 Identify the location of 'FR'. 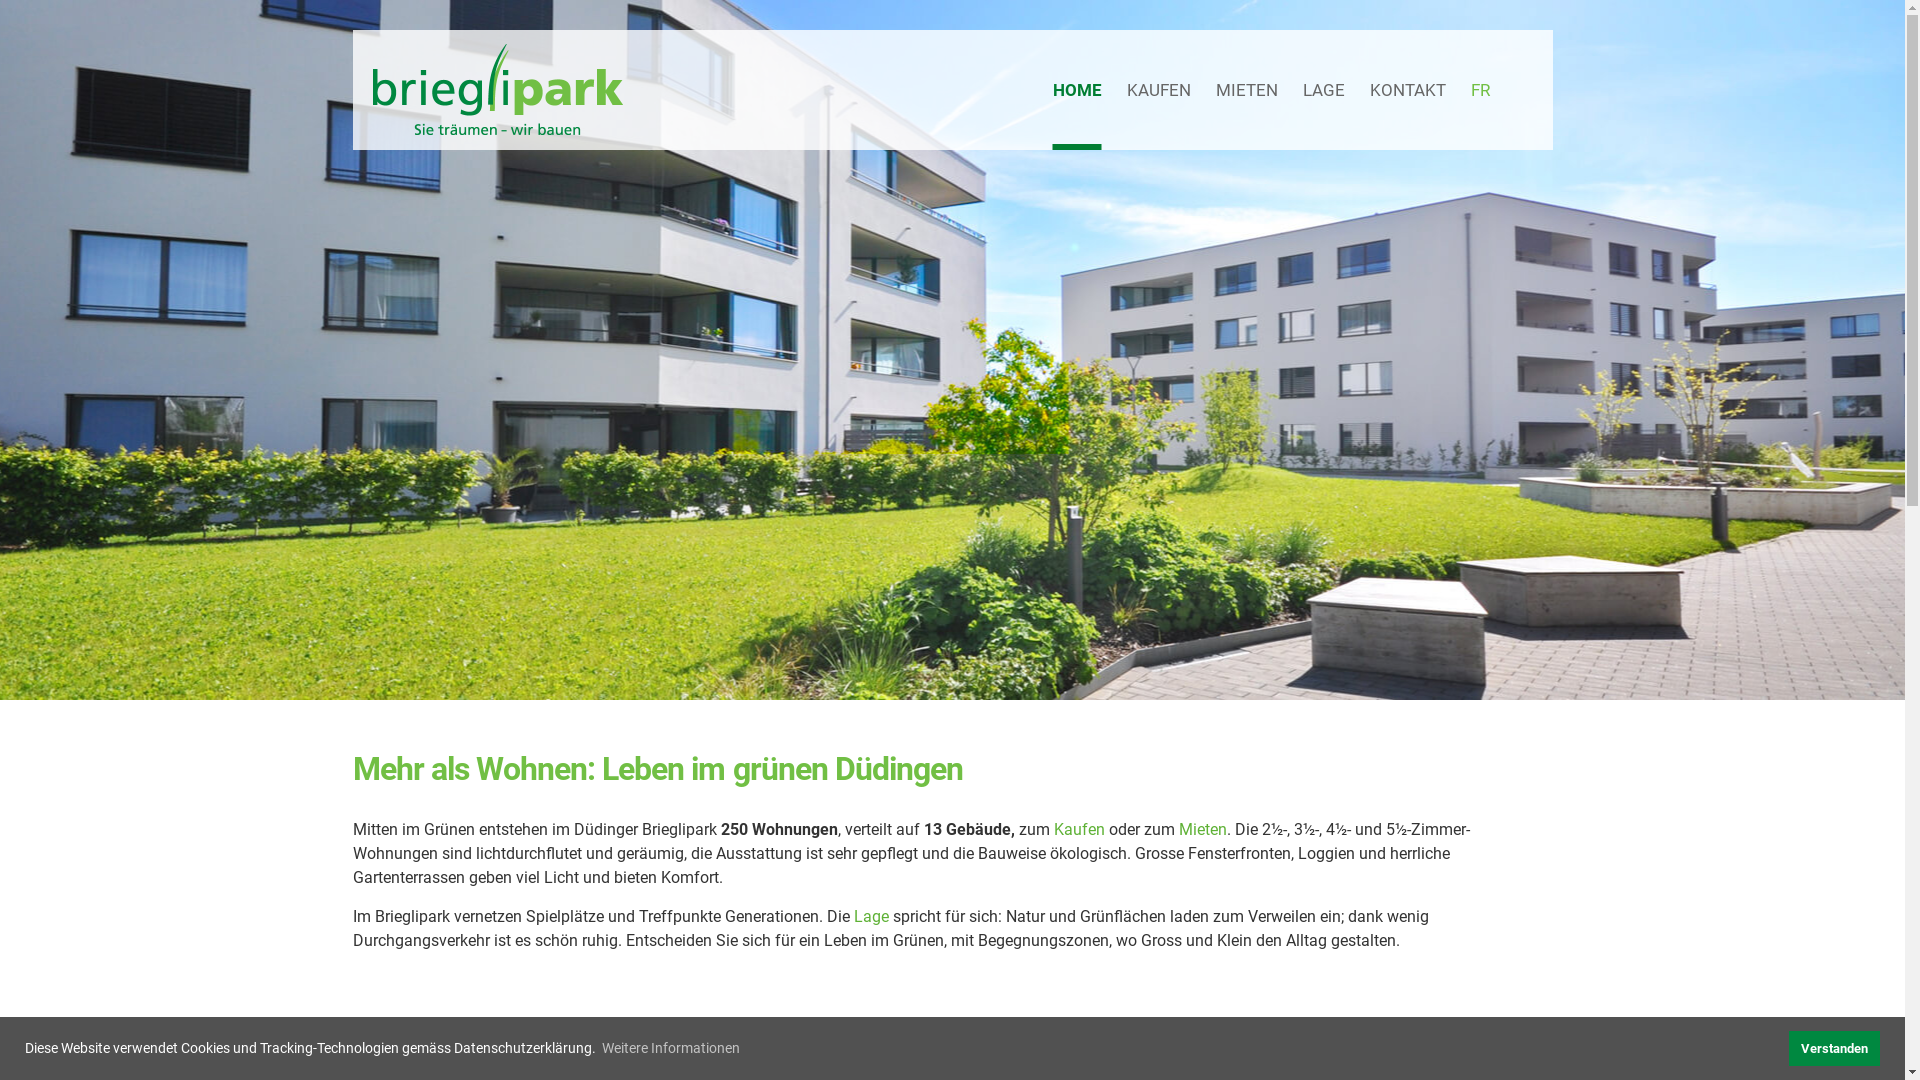
(1469, 88).